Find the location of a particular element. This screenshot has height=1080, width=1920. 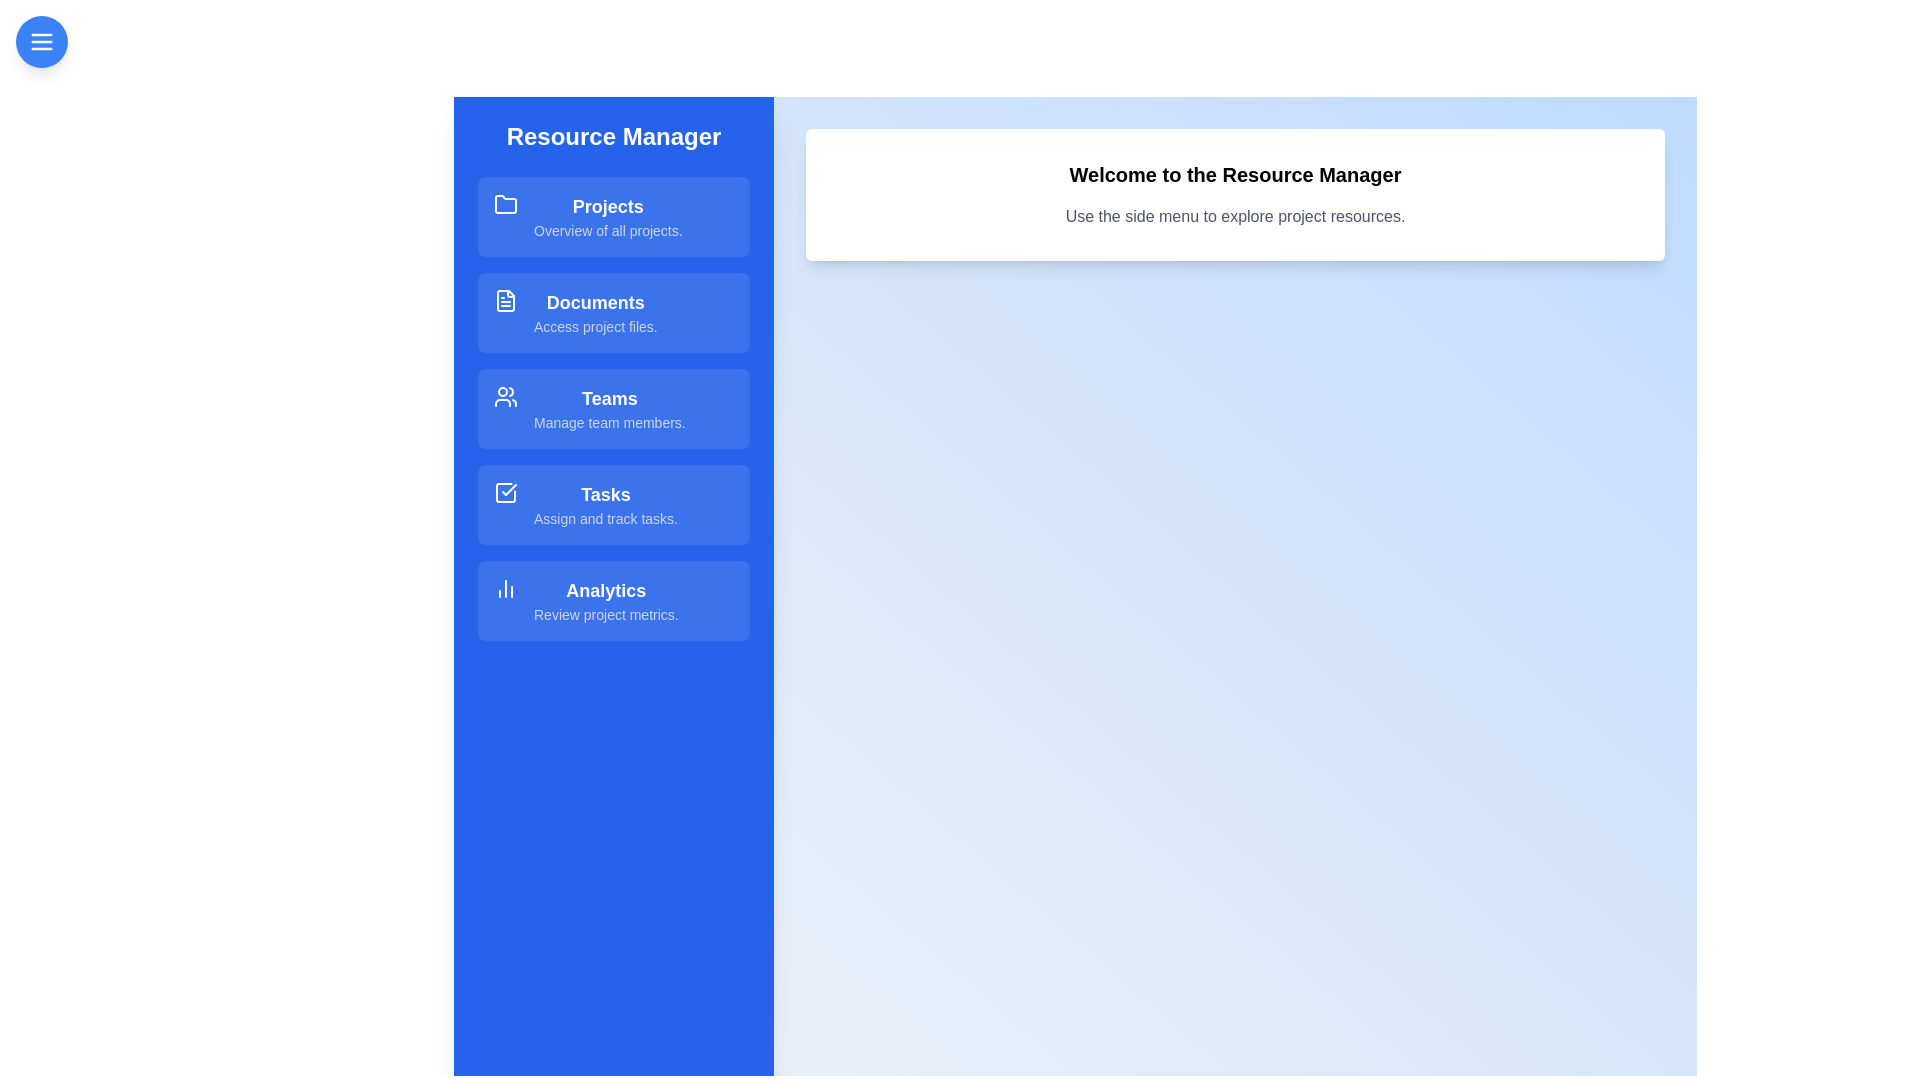

the resource item Teams to explore its hover effect is located at coordinates (613, 407).